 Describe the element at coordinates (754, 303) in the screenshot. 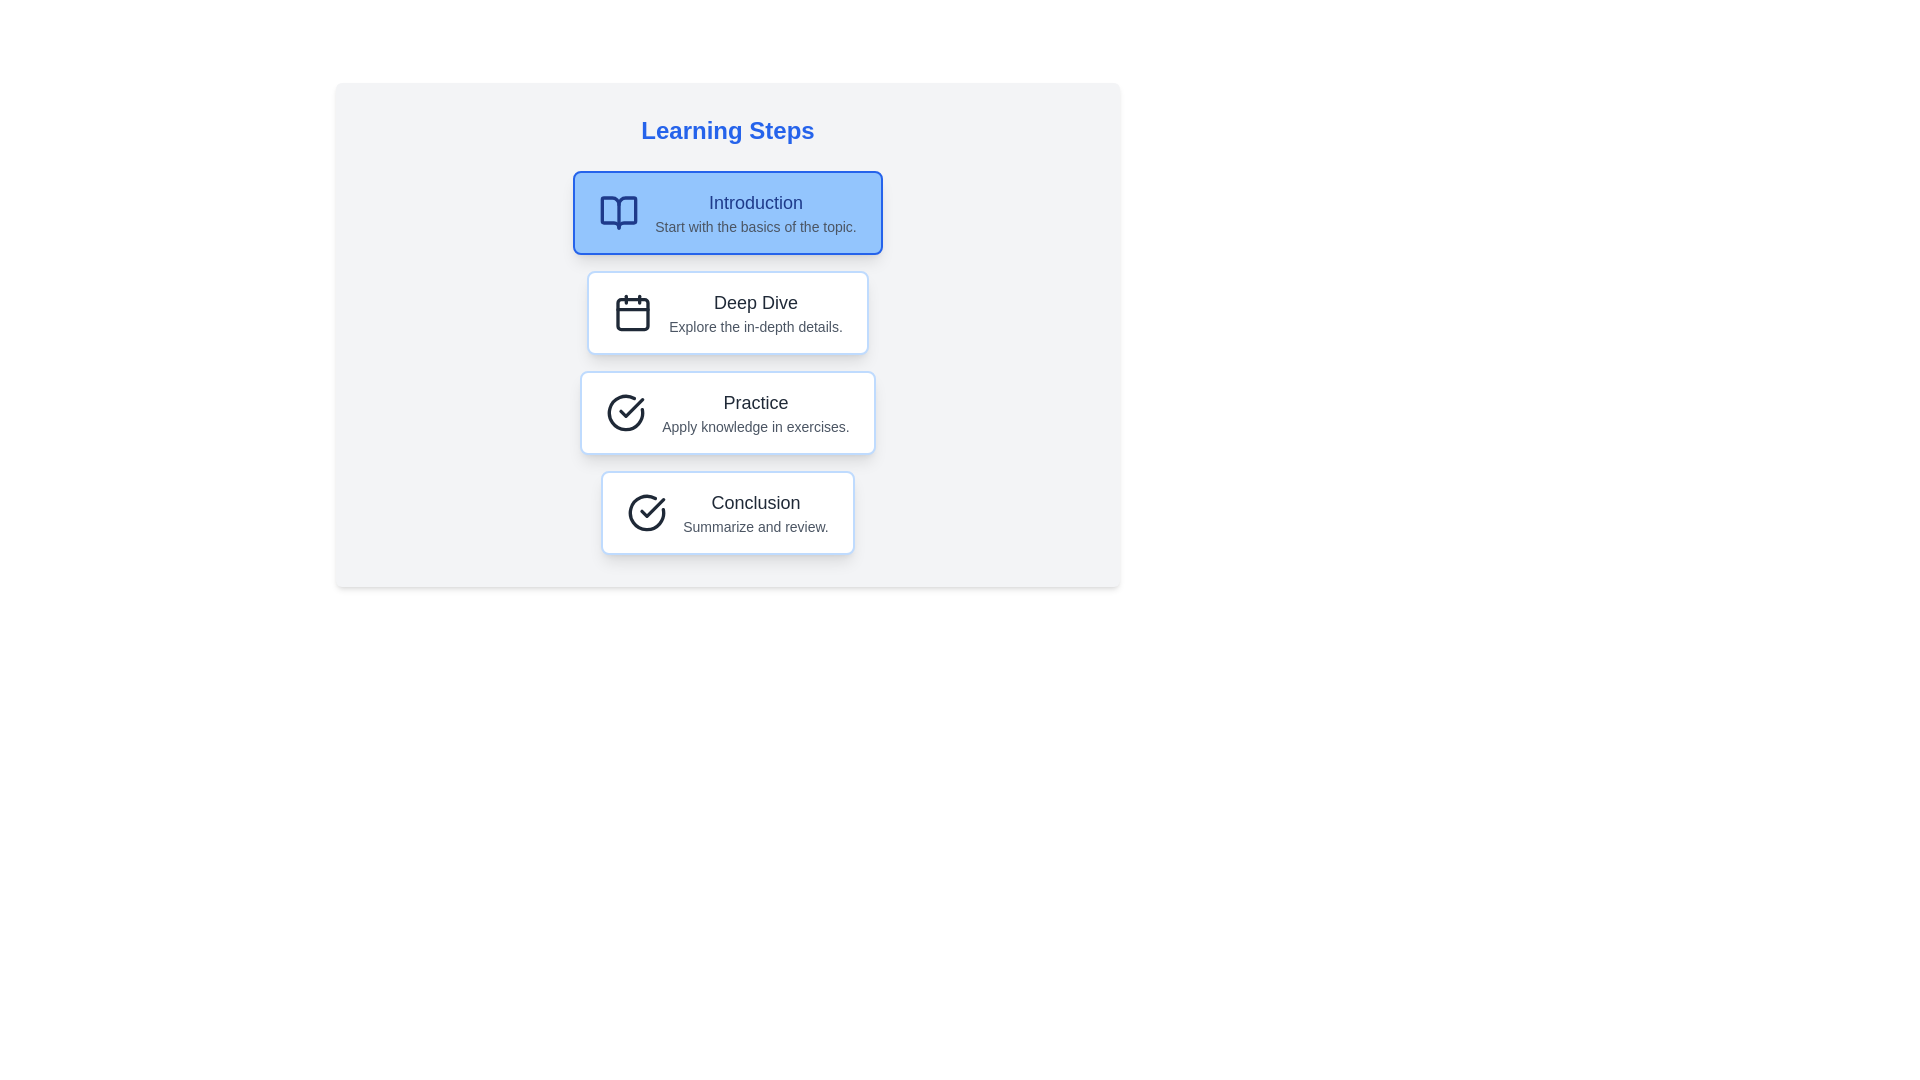

I see `the Text label that serves as the title for the second rectangular button labeled 'Deep Dive'` at that location.